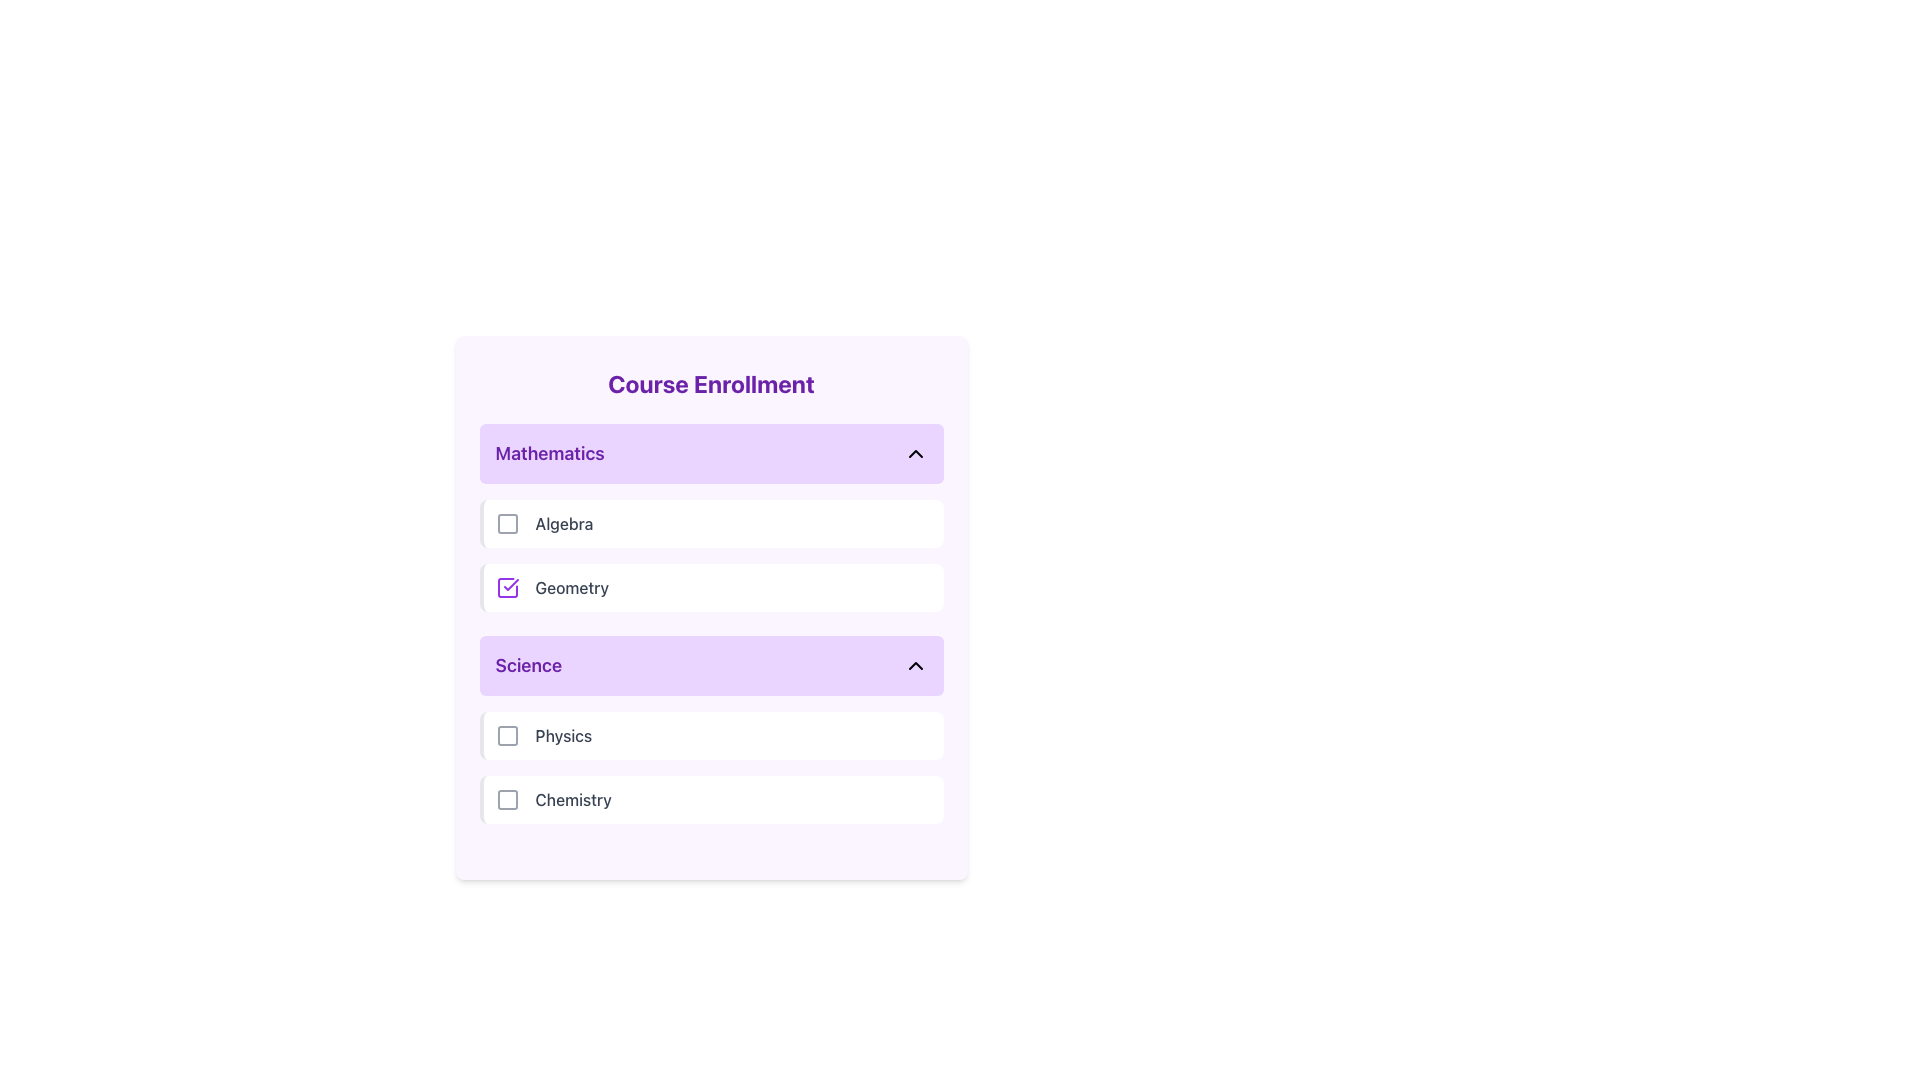  What do you see at coordinates (711, 736) in the screenshot?
I see `the checkbox of the first list item labeled 'Physics' under the 'Science' section` at bounding box center [711, 736].